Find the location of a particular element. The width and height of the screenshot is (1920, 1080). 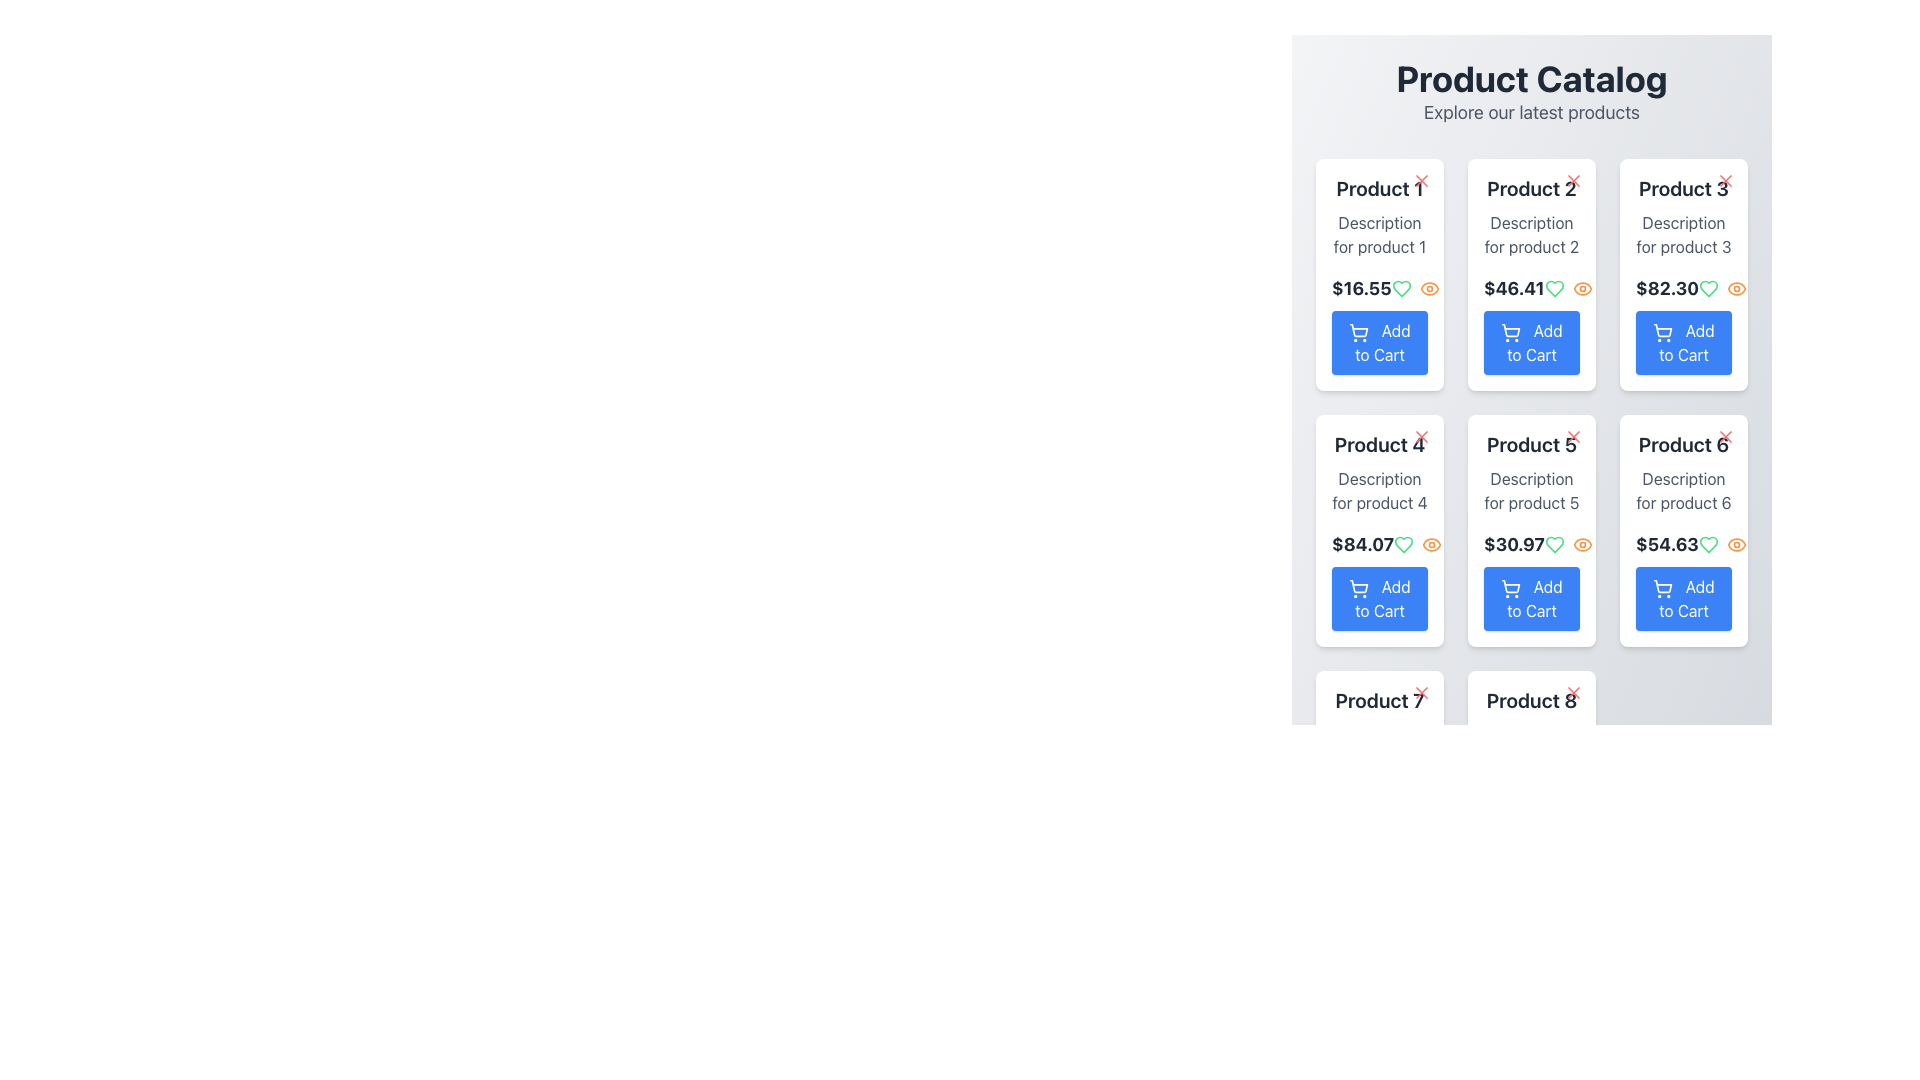

the 'Add to Cart' button for 'Product 5' that contains the shopping cart icon is located at coordinates (1511, 585).